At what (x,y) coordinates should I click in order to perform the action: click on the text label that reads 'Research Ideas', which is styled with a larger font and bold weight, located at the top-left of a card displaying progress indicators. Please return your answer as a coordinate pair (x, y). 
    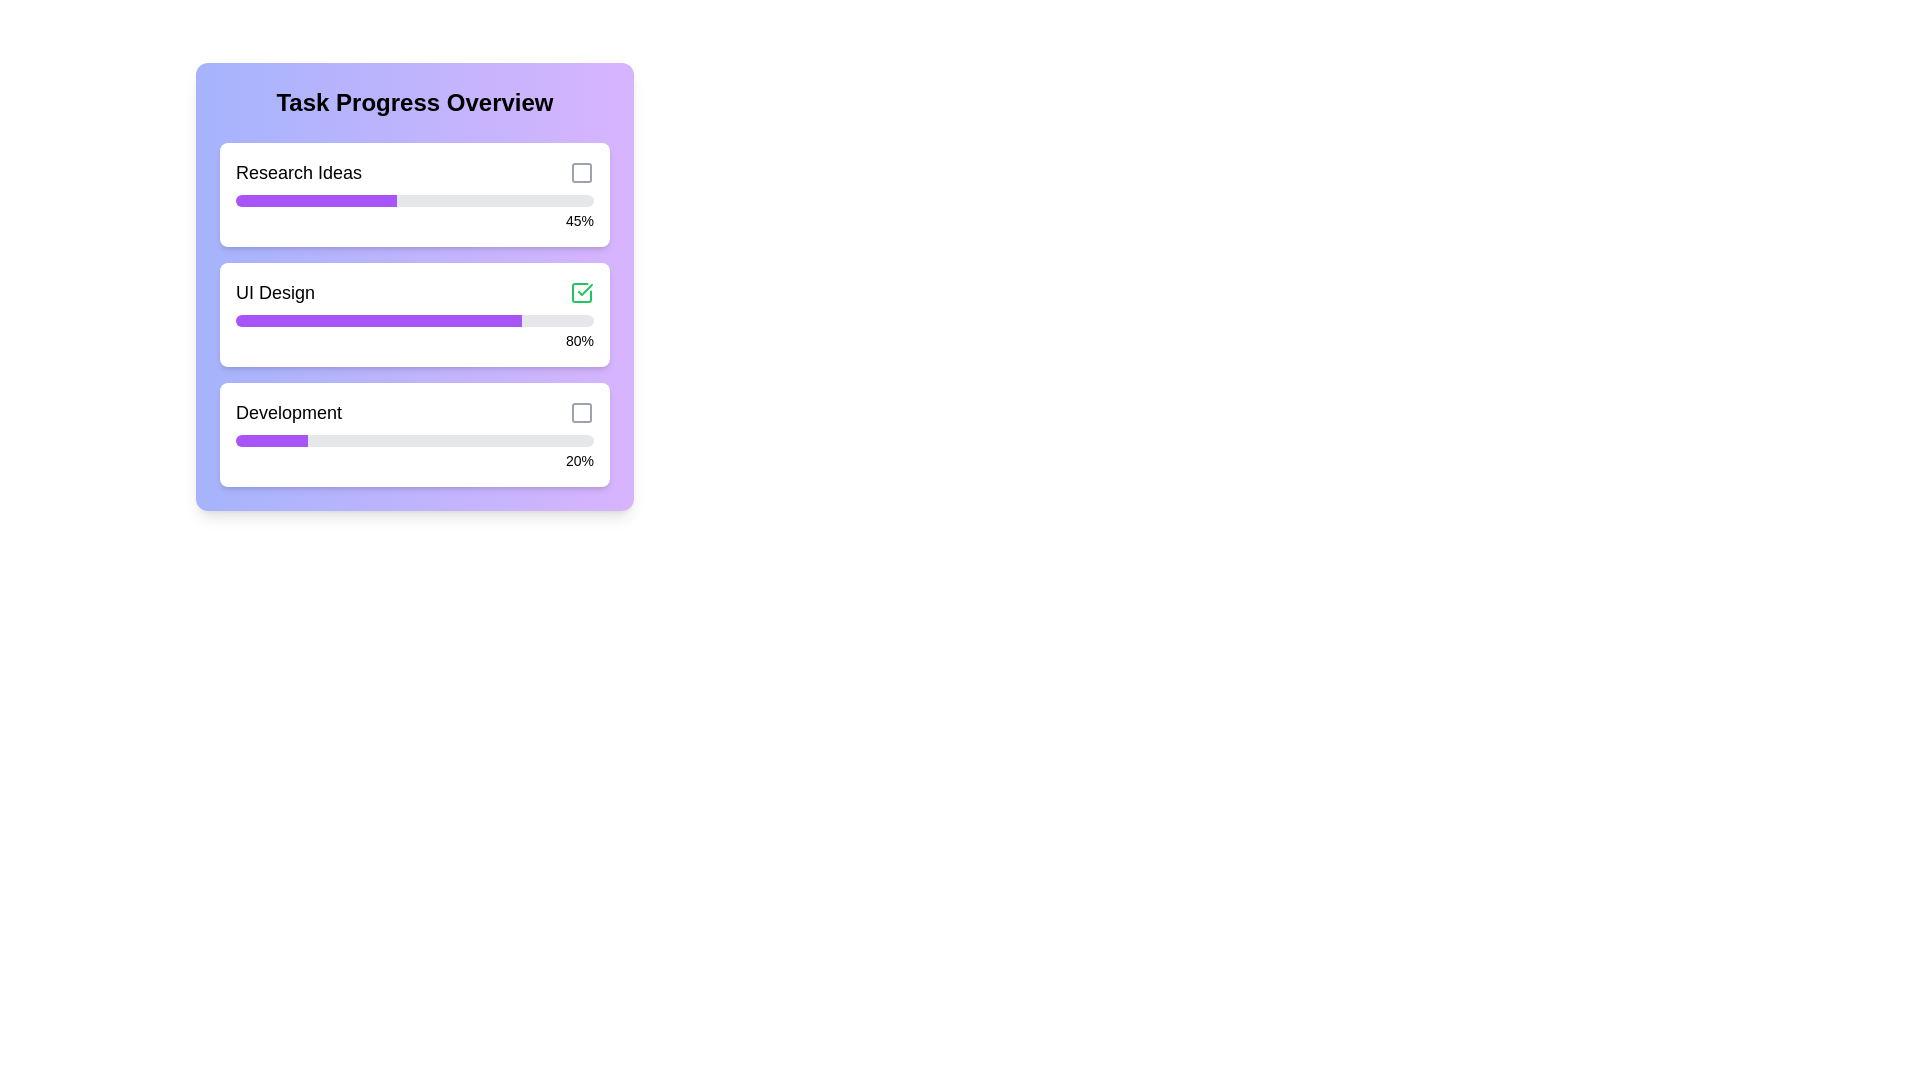
    Looking at the image, I should click on (297, 172).